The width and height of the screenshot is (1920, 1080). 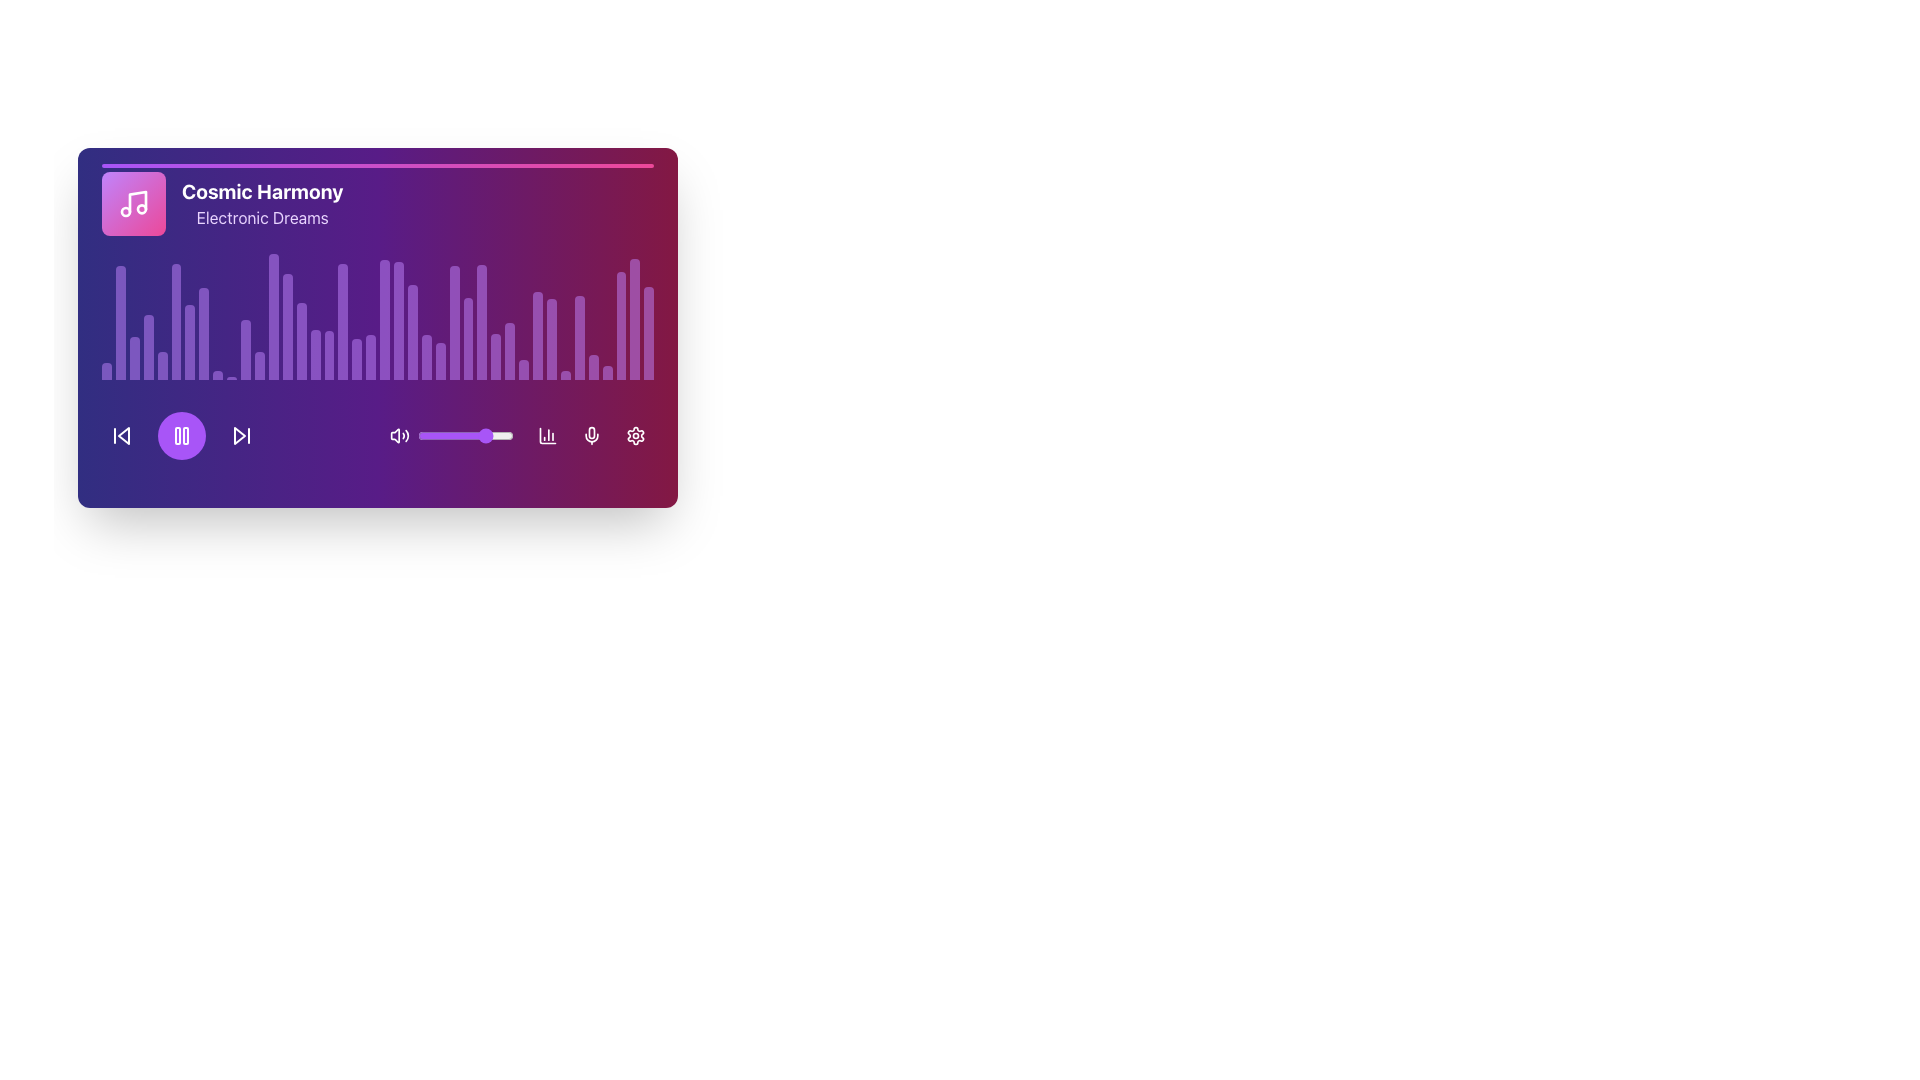 I want to click on the settings button represented by a gear icon located at the bottom-right corner of the card, so click(x=634, y=434).